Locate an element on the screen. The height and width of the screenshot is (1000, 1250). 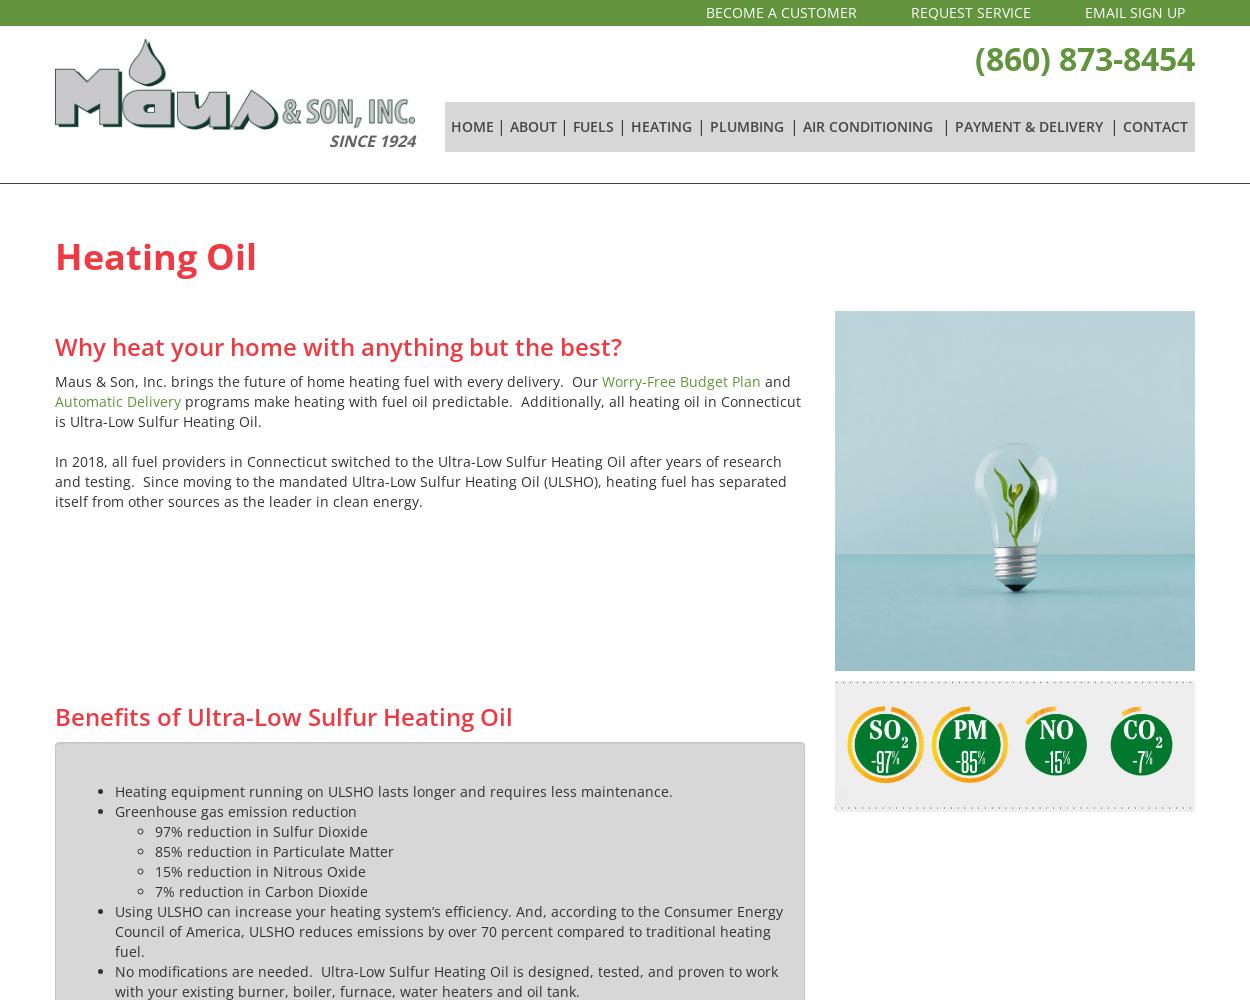
'Worry-Free Budget Plan' is located at coordinates (681, 381).